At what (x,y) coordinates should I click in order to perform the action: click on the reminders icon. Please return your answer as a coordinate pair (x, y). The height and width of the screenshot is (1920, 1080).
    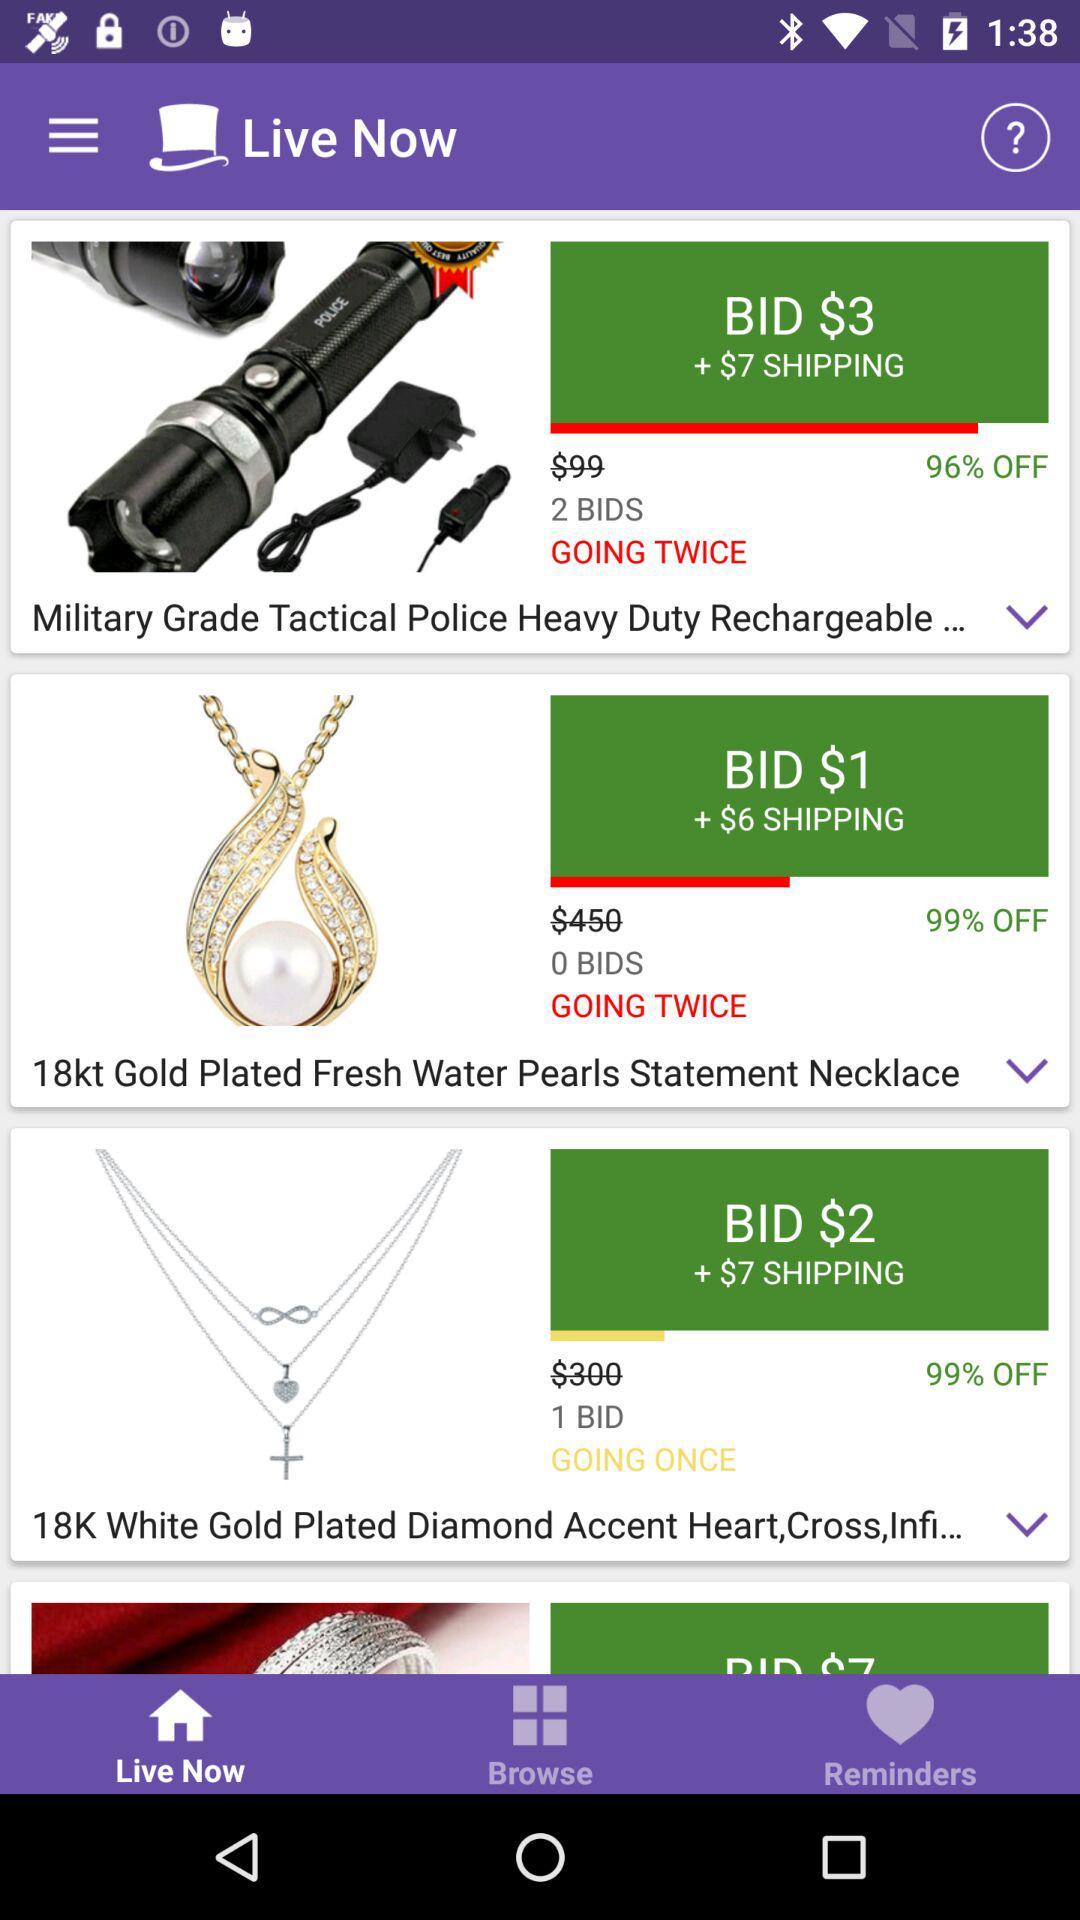
    Looking at the image, I should click on (898, 1738).